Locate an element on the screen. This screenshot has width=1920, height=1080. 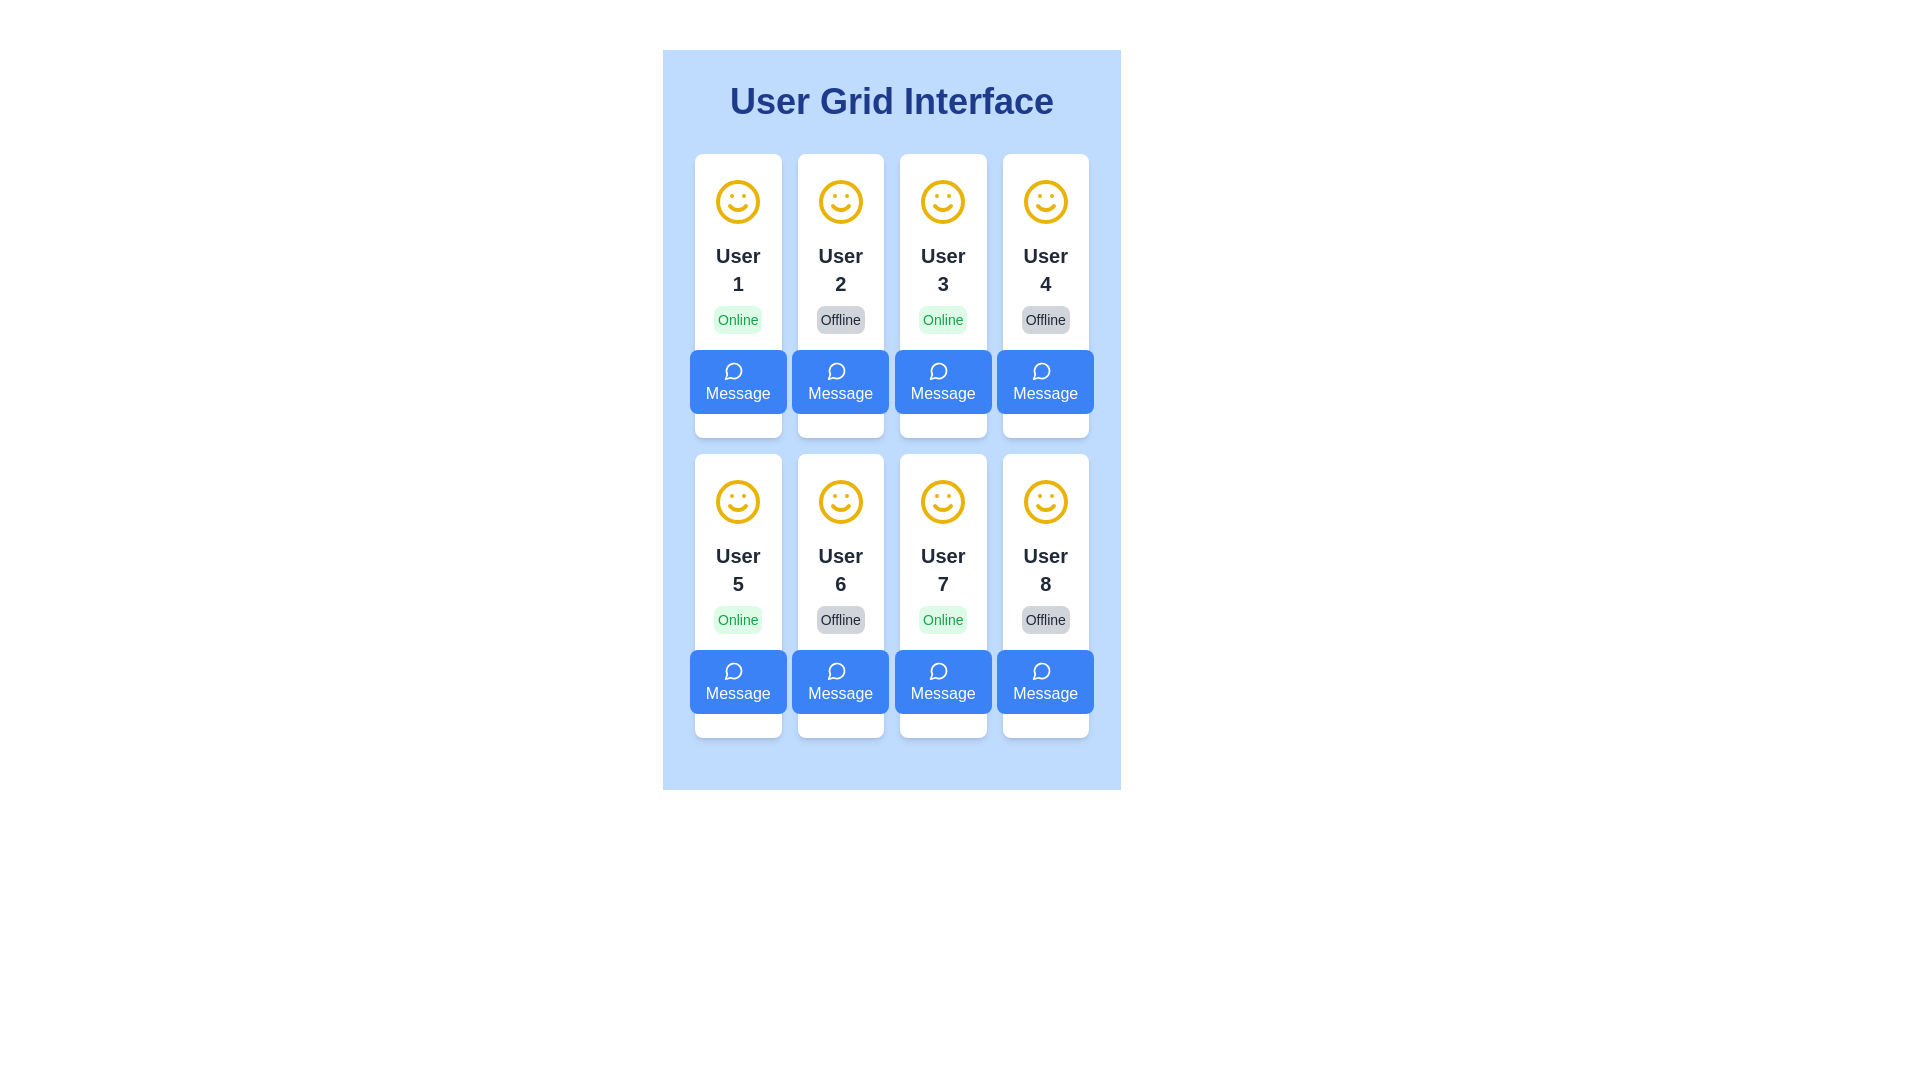
the yellow-filled circular element that forms the outer structure of the smiley face icon in the 'User 1' card, located in the first column and first row of the grid layout is located at coordinates (737, 201).